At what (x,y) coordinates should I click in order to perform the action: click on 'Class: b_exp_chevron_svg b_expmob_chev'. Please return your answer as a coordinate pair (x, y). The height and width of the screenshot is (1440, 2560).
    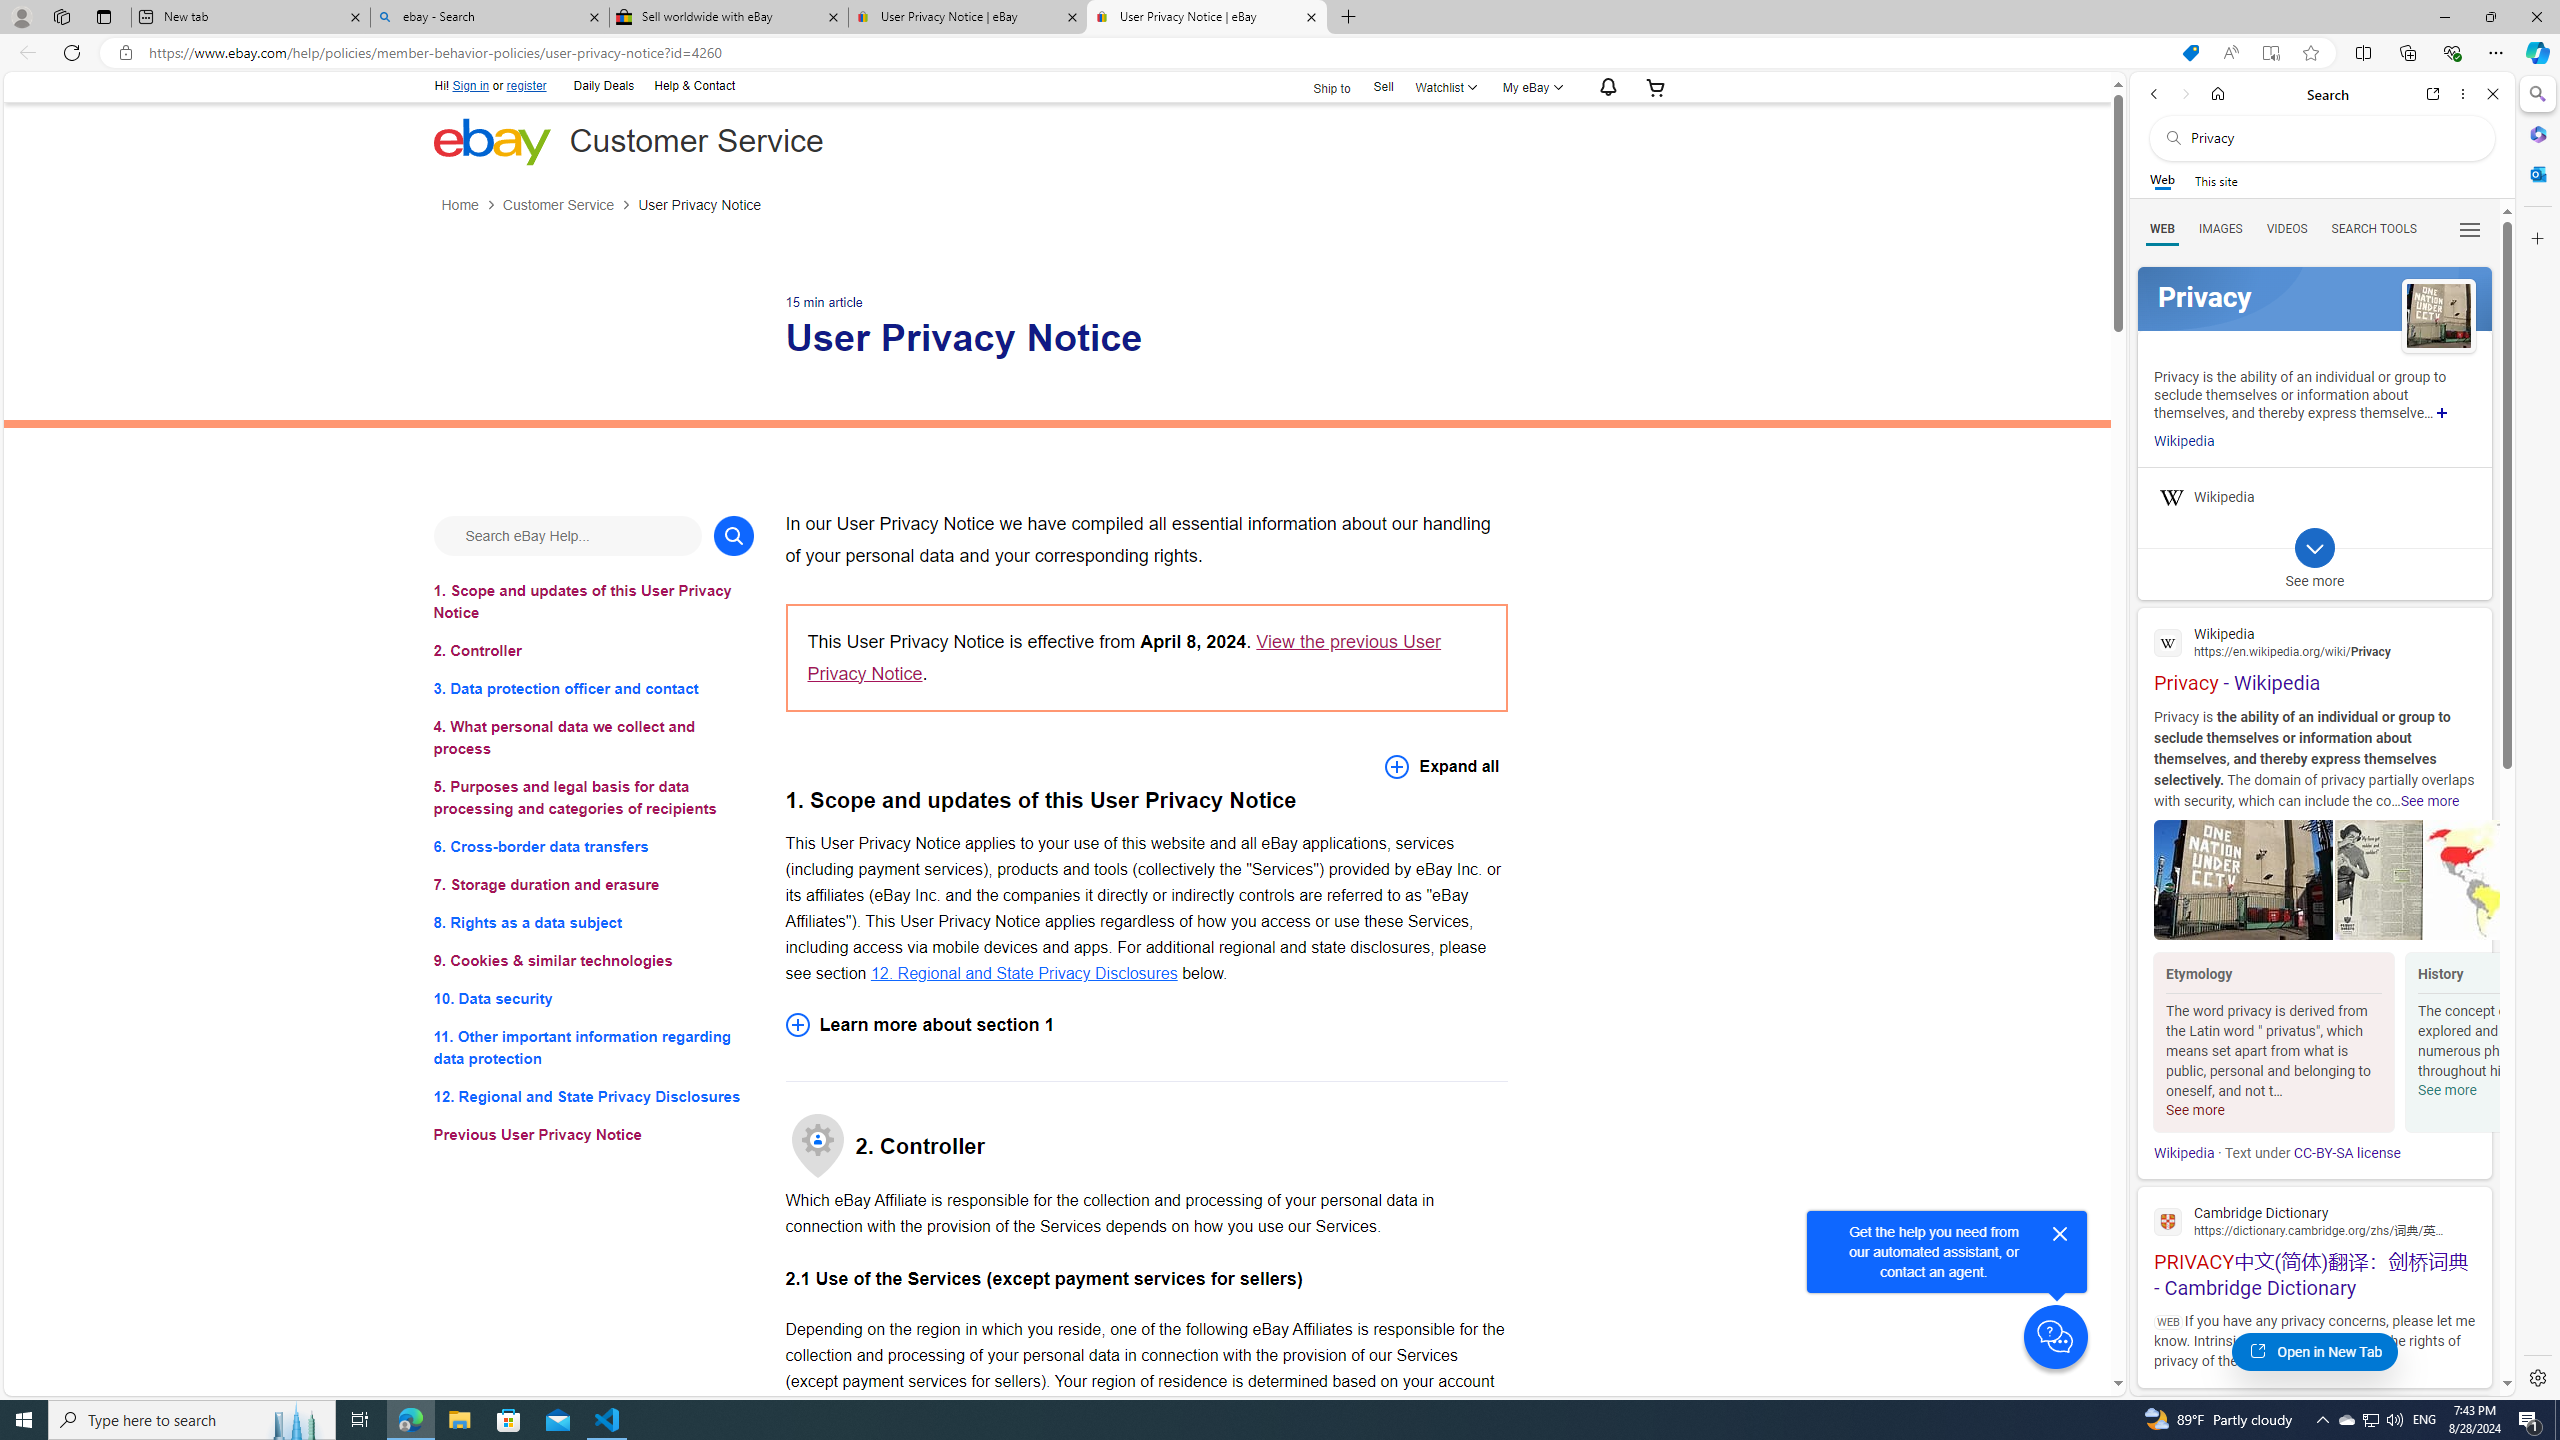
    Looking at the image, I should click on (2314, 547).